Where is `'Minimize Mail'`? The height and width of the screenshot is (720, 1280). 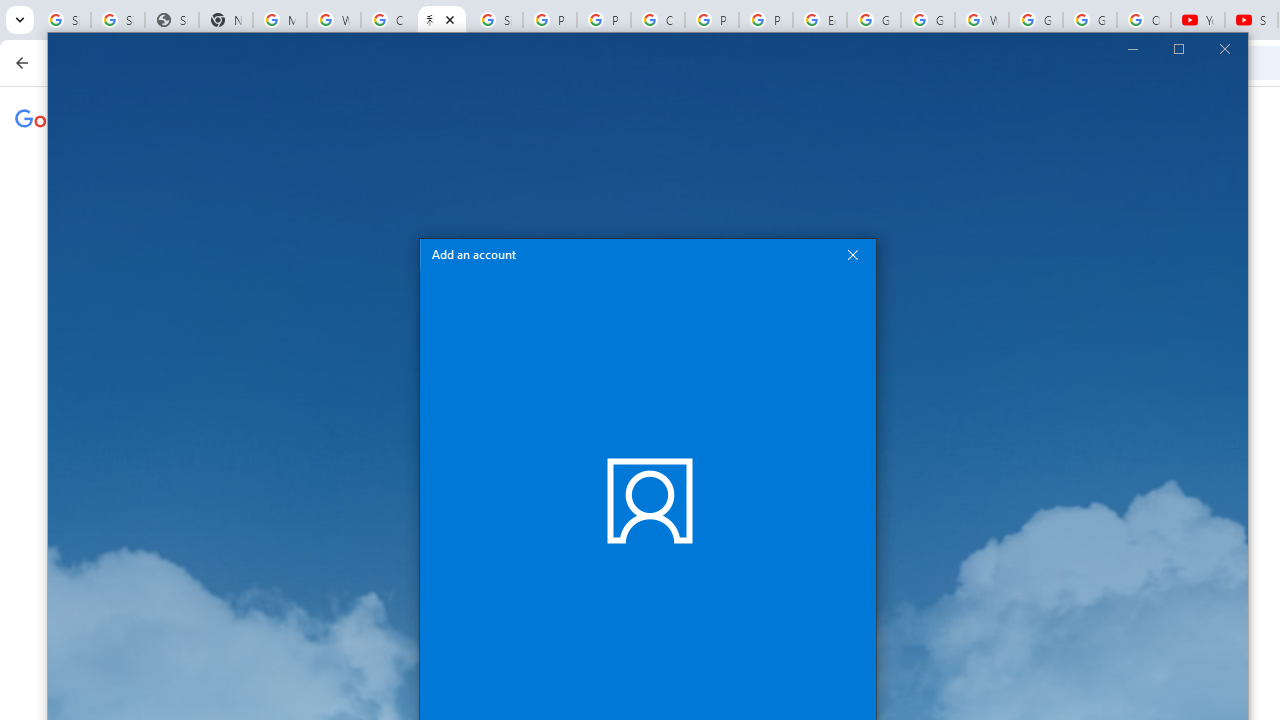 'Minimize Mail' is located at coordinates (1132, 47).